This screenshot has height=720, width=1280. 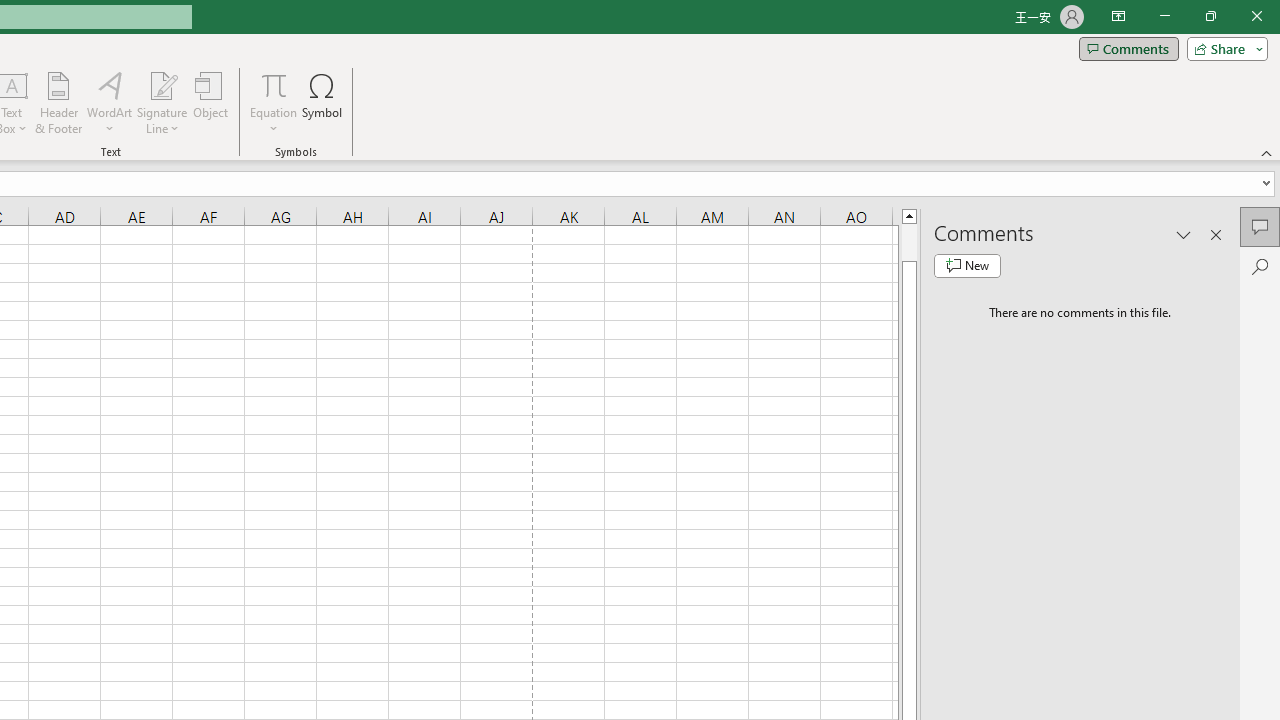 I want to click on 'Page up', so click(x=908, y=241).